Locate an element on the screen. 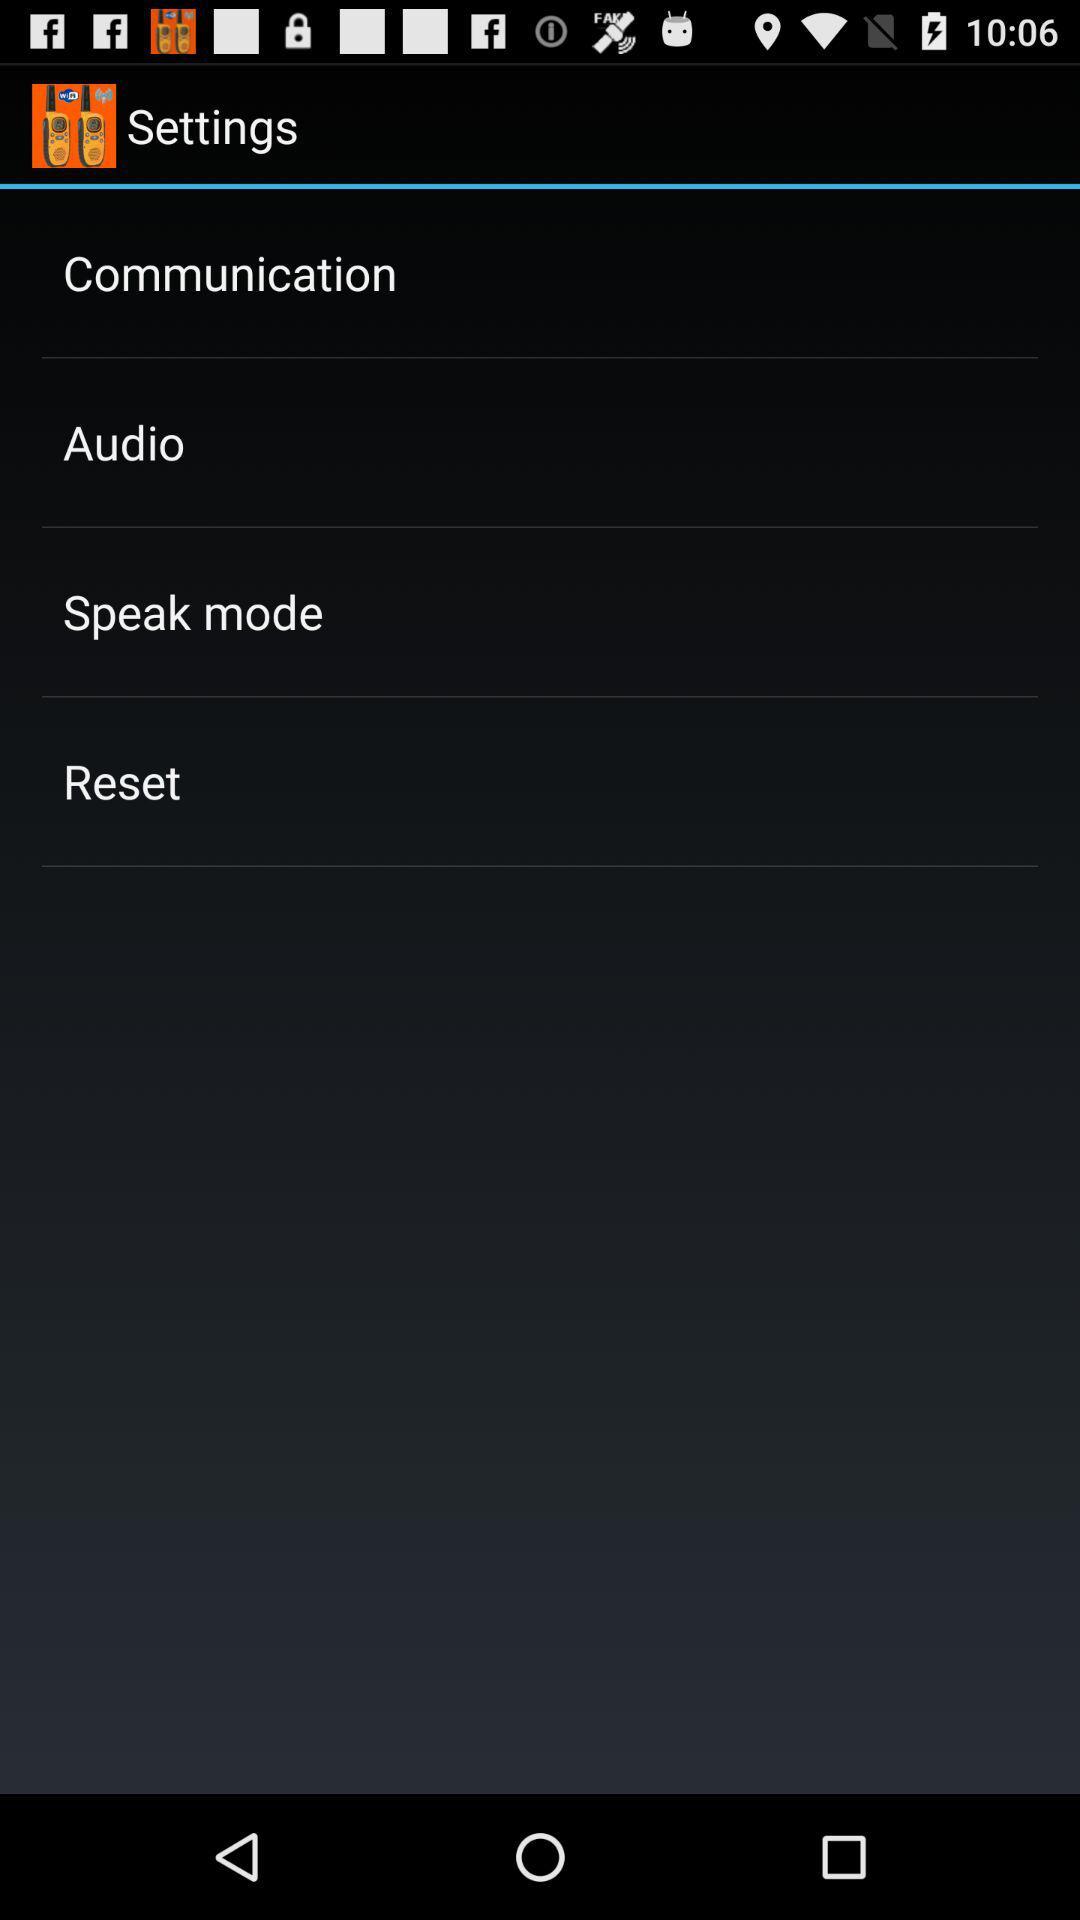 The width and height of the screenshot is (1080, 1920). the item below the speak mode is located at coordinates (122, 780).